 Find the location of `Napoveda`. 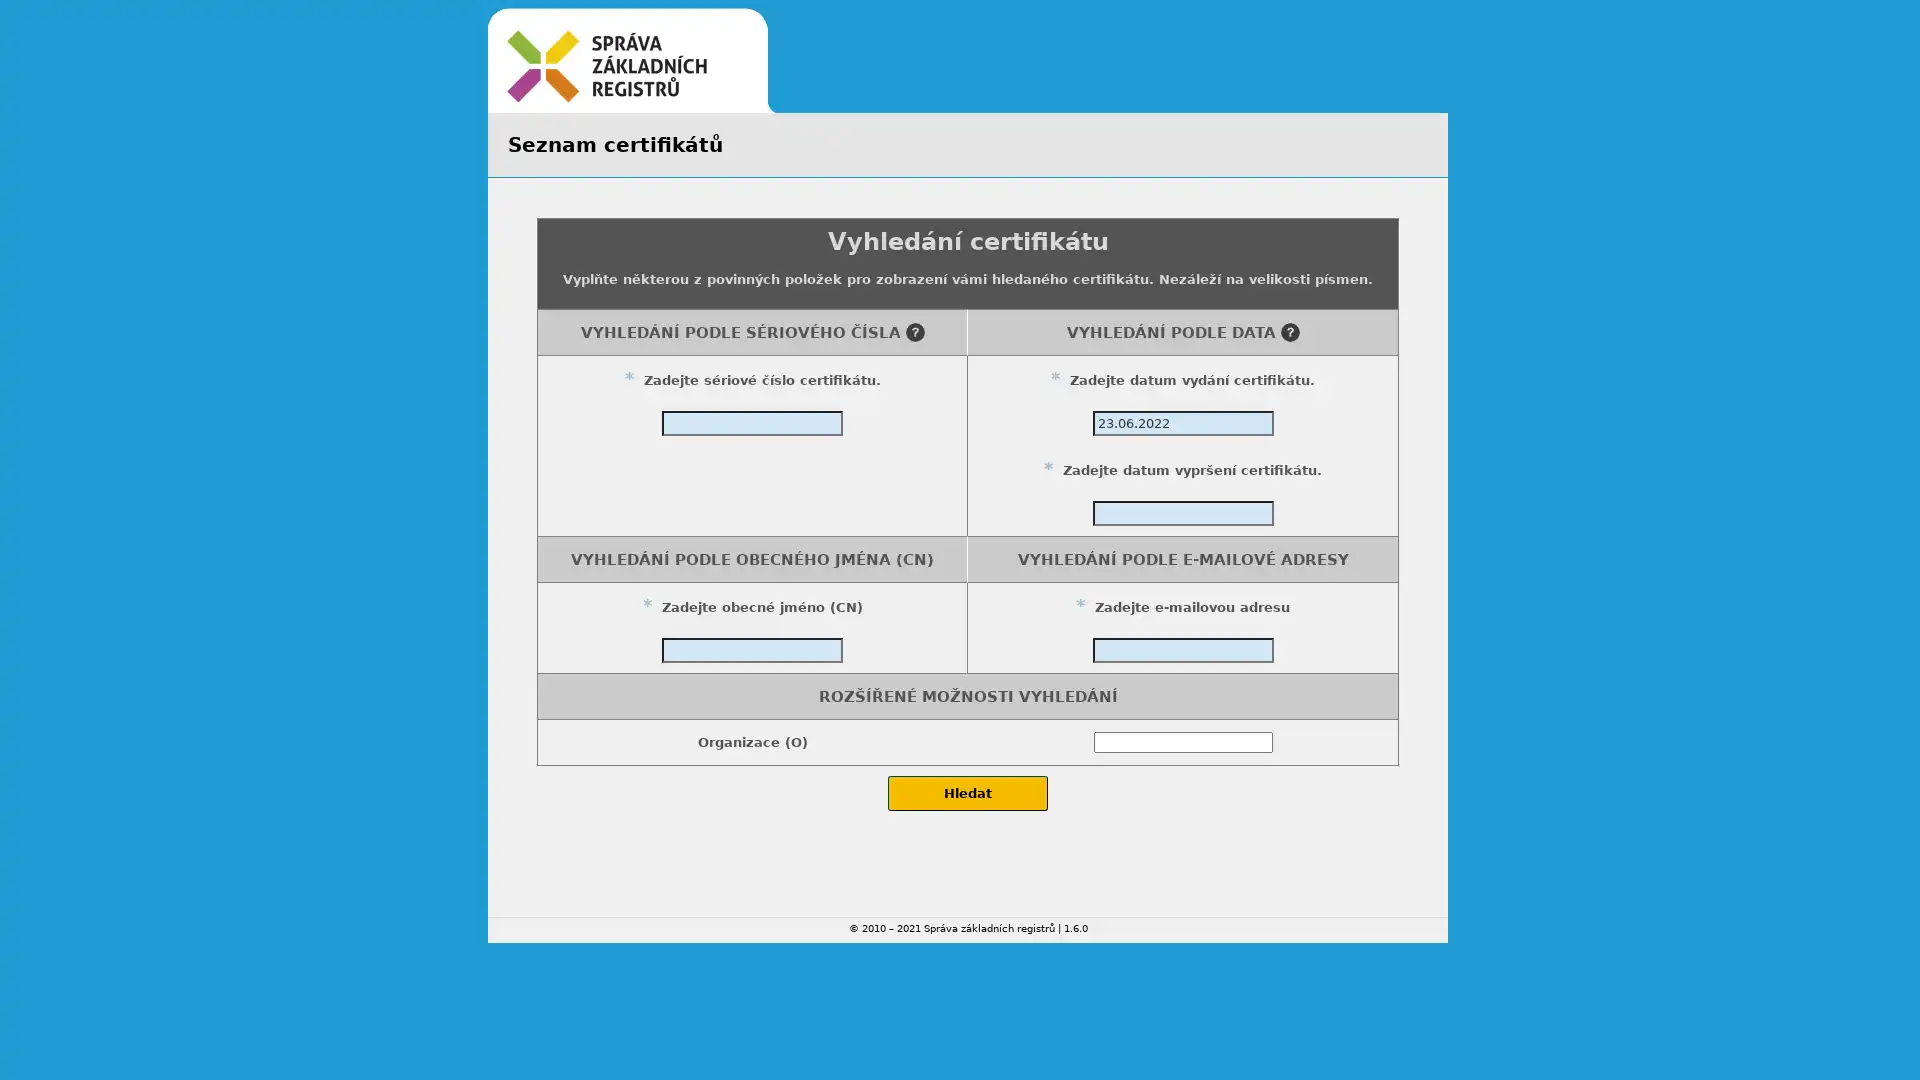

Napoveda is located at coordinates (1289, 331).